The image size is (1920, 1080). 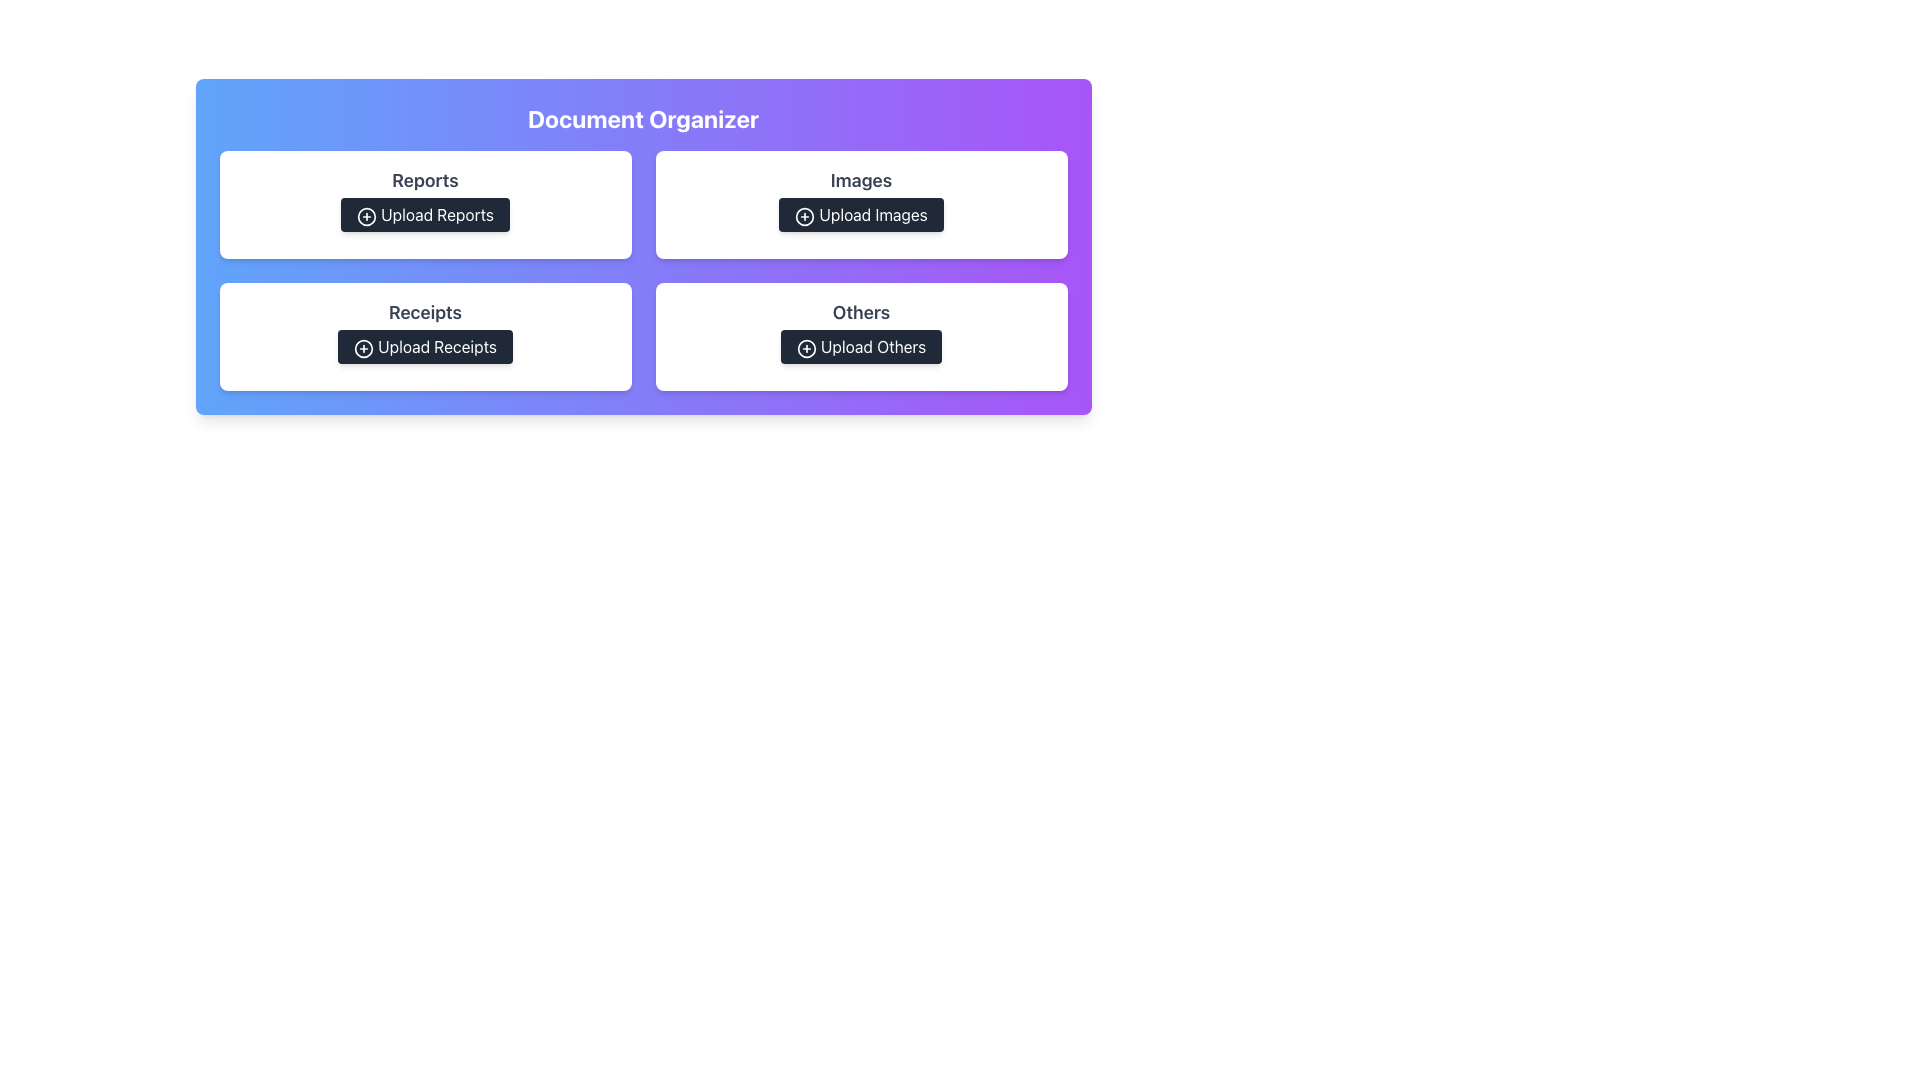 What do you see at coordinates (367, 216) in the screenshot?
I see `the red circular SVG element that is part of the 'Upload Reports' button, which has a thin white border and is located in the top-left quadrant of a 2x2 grid layout` at bounding box center [367, 216].